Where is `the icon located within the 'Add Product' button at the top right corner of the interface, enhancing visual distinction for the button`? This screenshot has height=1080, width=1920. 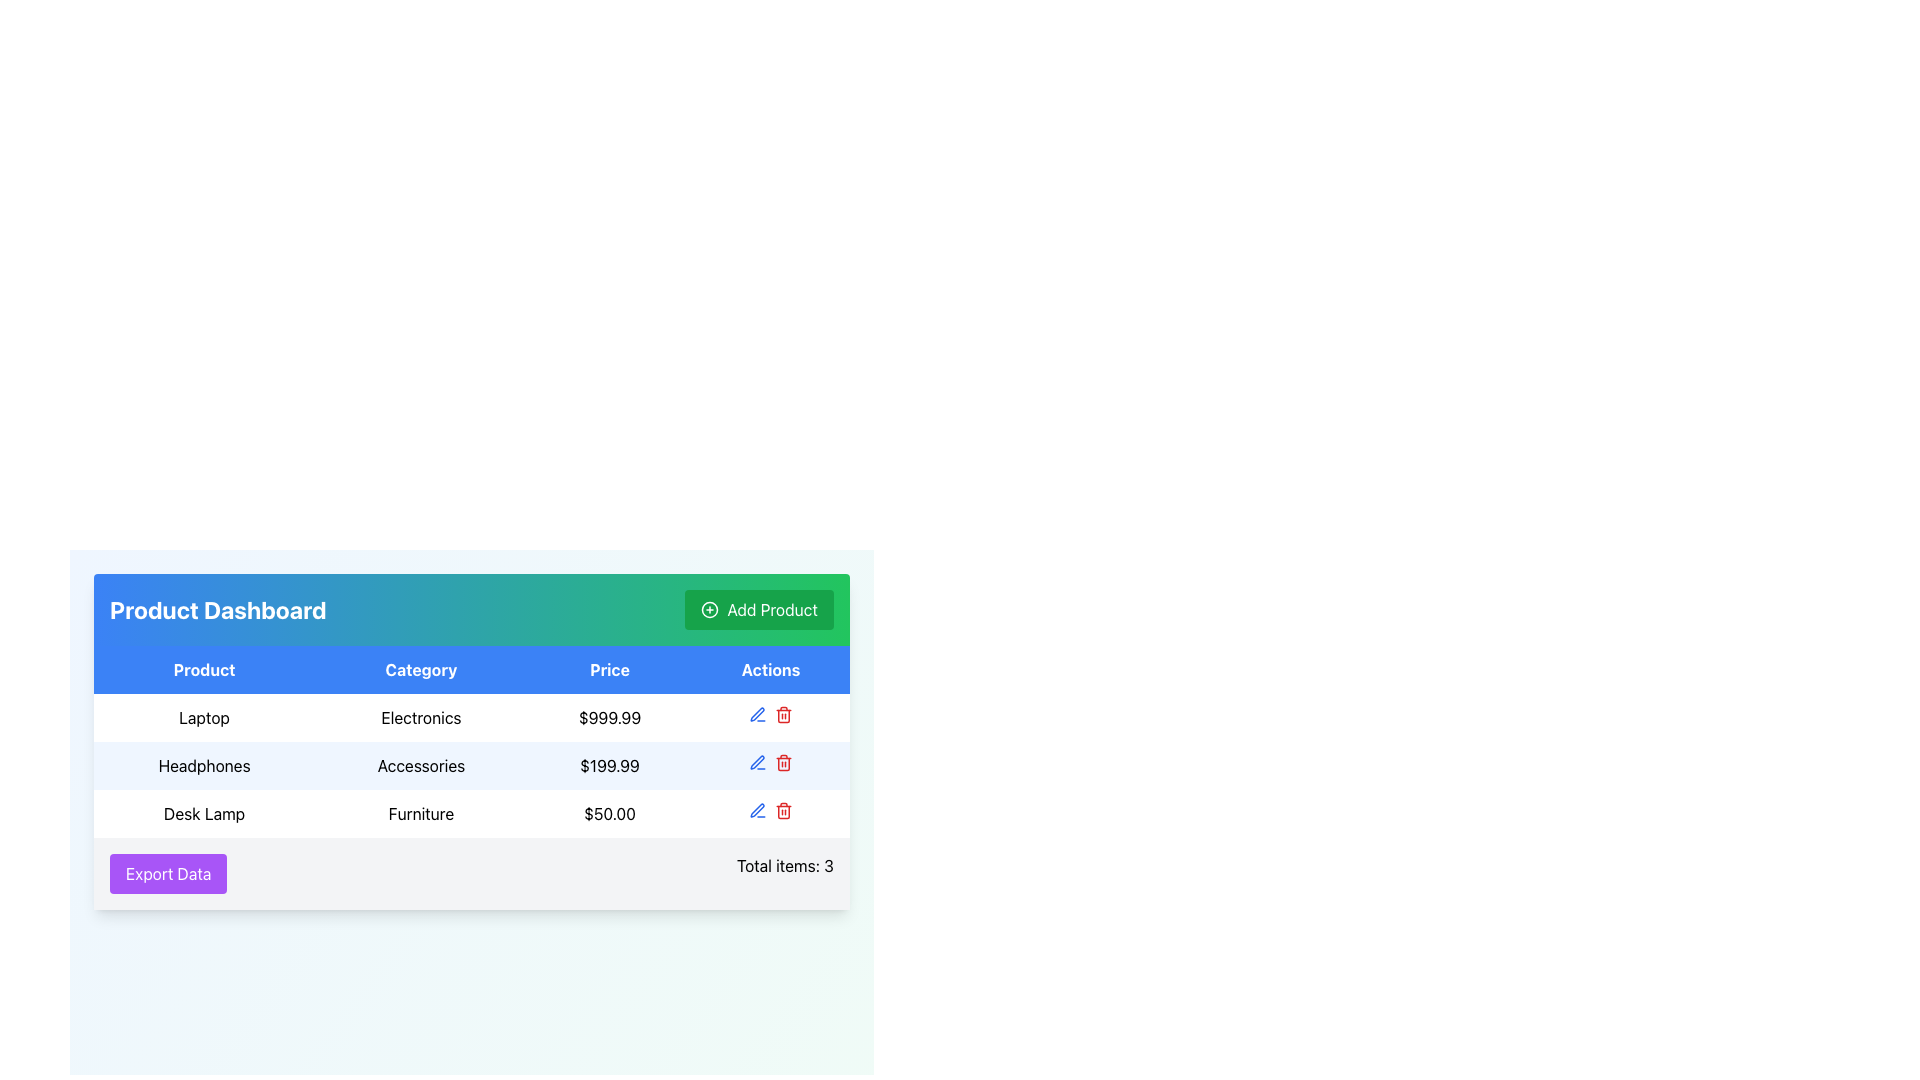 the icon located within the 'Add Product' button at the top right corner of the interface, enhancing visual distinction for the button is located at coordinates (710, 608).